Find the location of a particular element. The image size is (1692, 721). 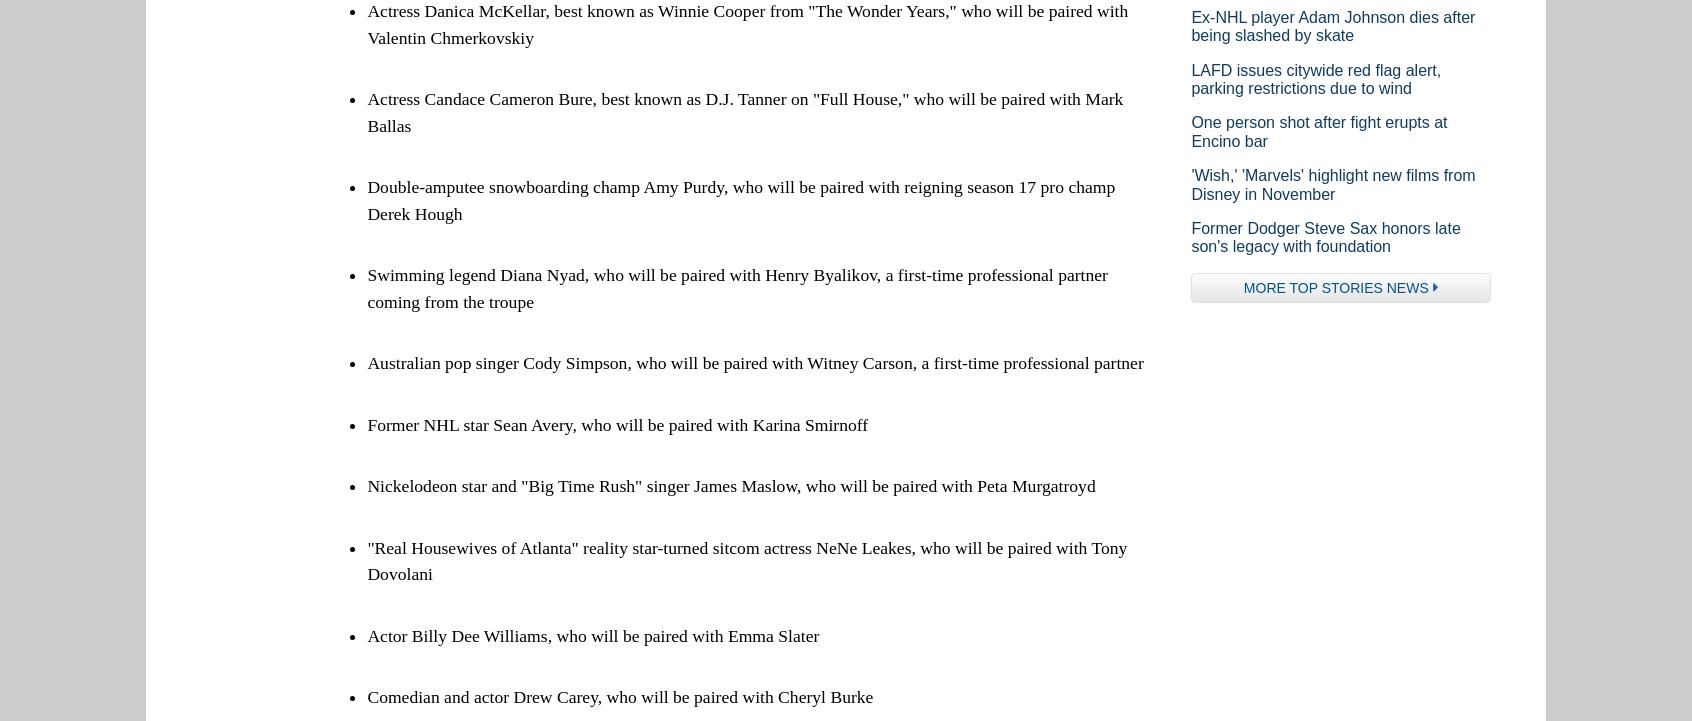

'Australian pop singer Cody Simpson, who will be paired with Witney Carson, a first-time professional partner' is located at coordinates (753, 362).